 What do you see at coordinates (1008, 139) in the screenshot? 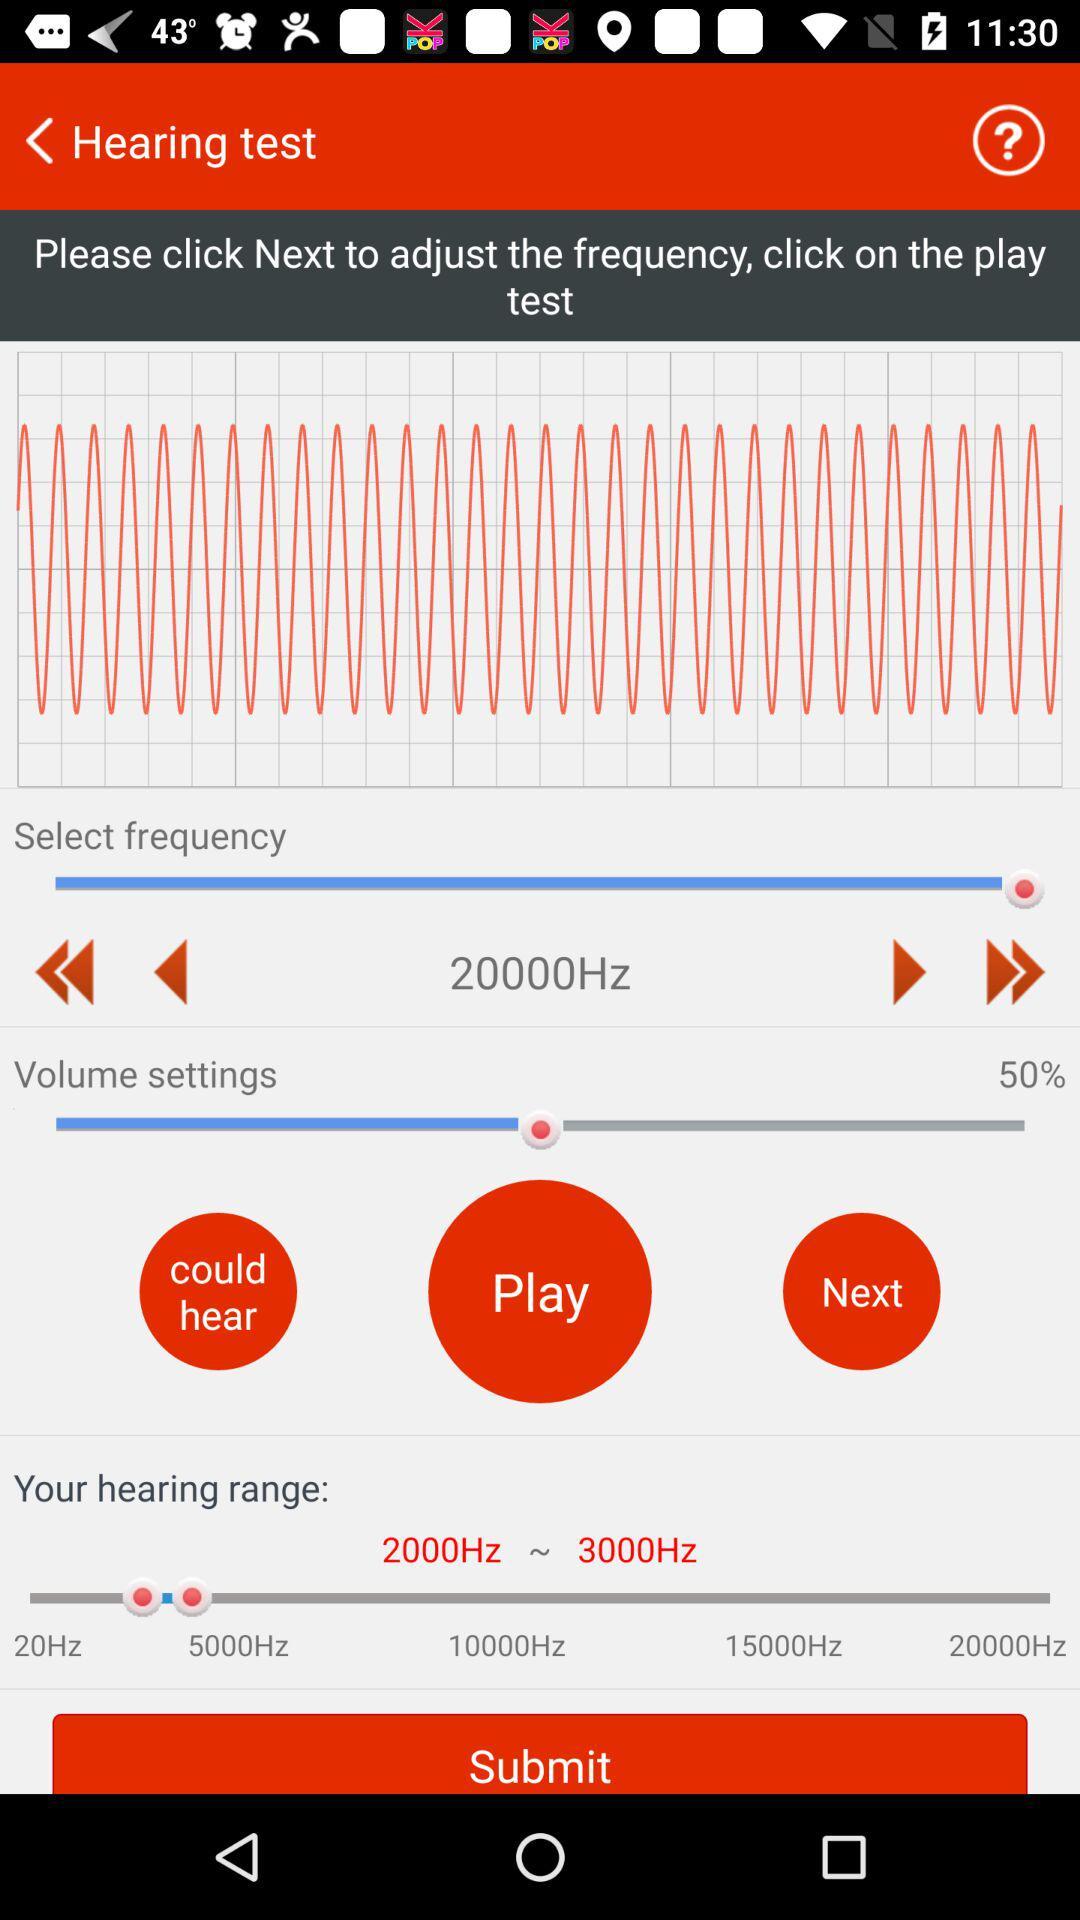
I see `help button` at bounding box center [1008, 139].